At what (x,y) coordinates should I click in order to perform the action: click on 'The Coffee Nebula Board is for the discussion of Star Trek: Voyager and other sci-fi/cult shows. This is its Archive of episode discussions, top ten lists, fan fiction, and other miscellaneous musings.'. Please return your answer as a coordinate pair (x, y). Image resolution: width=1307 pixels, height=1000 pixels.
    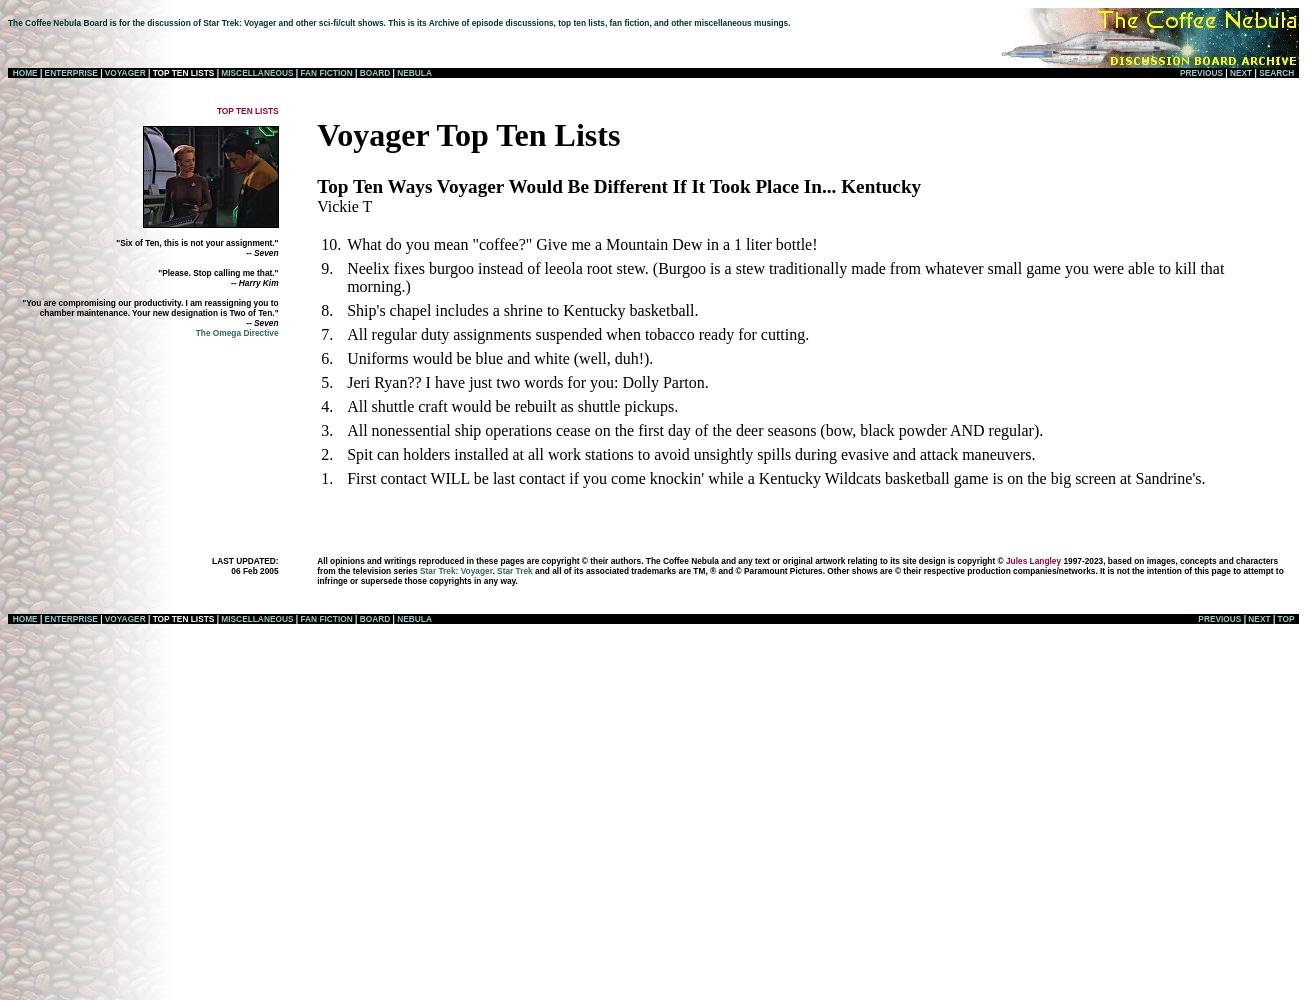
    Looking at the image, I should click on (398, 23).